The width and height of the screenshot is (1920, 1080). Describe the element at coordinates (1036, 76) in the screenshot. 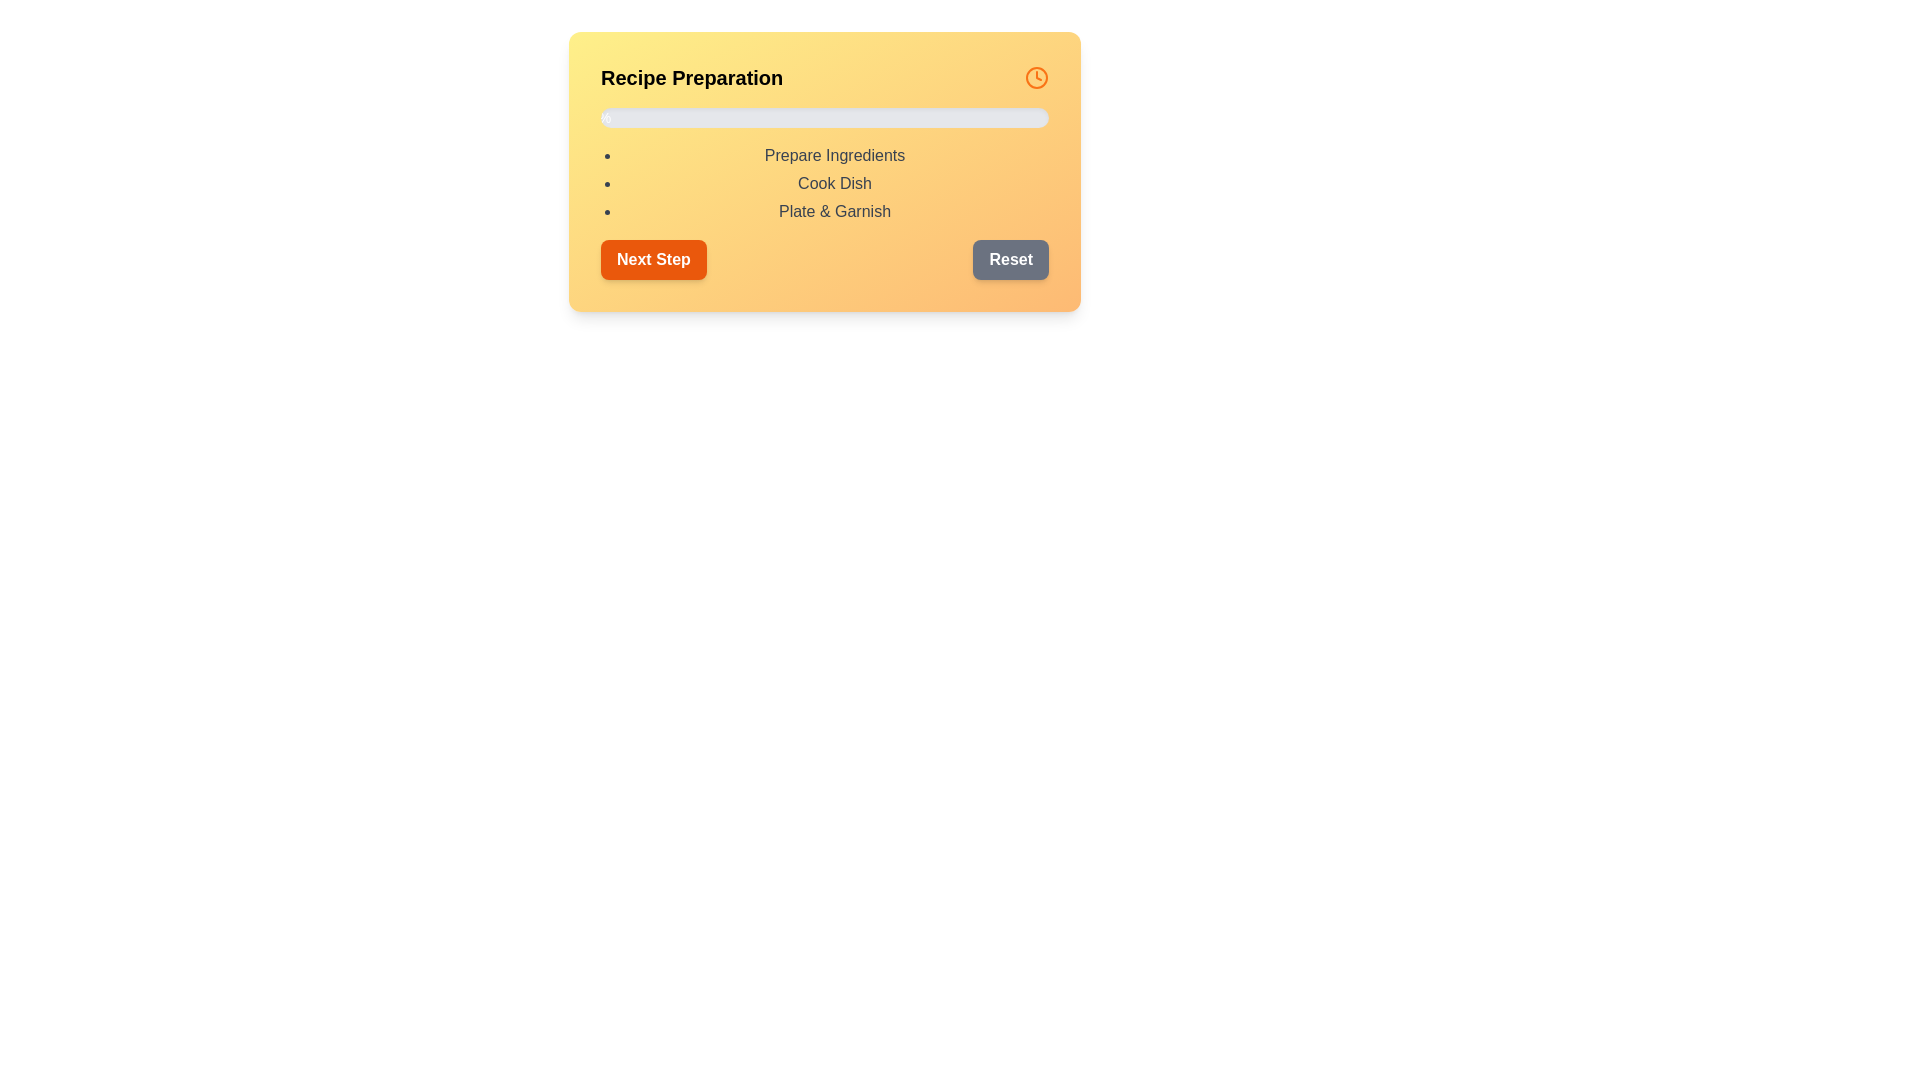

I see `the SVG Circle element that forms the base of the clock graphic in the top-right corner of the 'Recipe Preparation' card` at that location.